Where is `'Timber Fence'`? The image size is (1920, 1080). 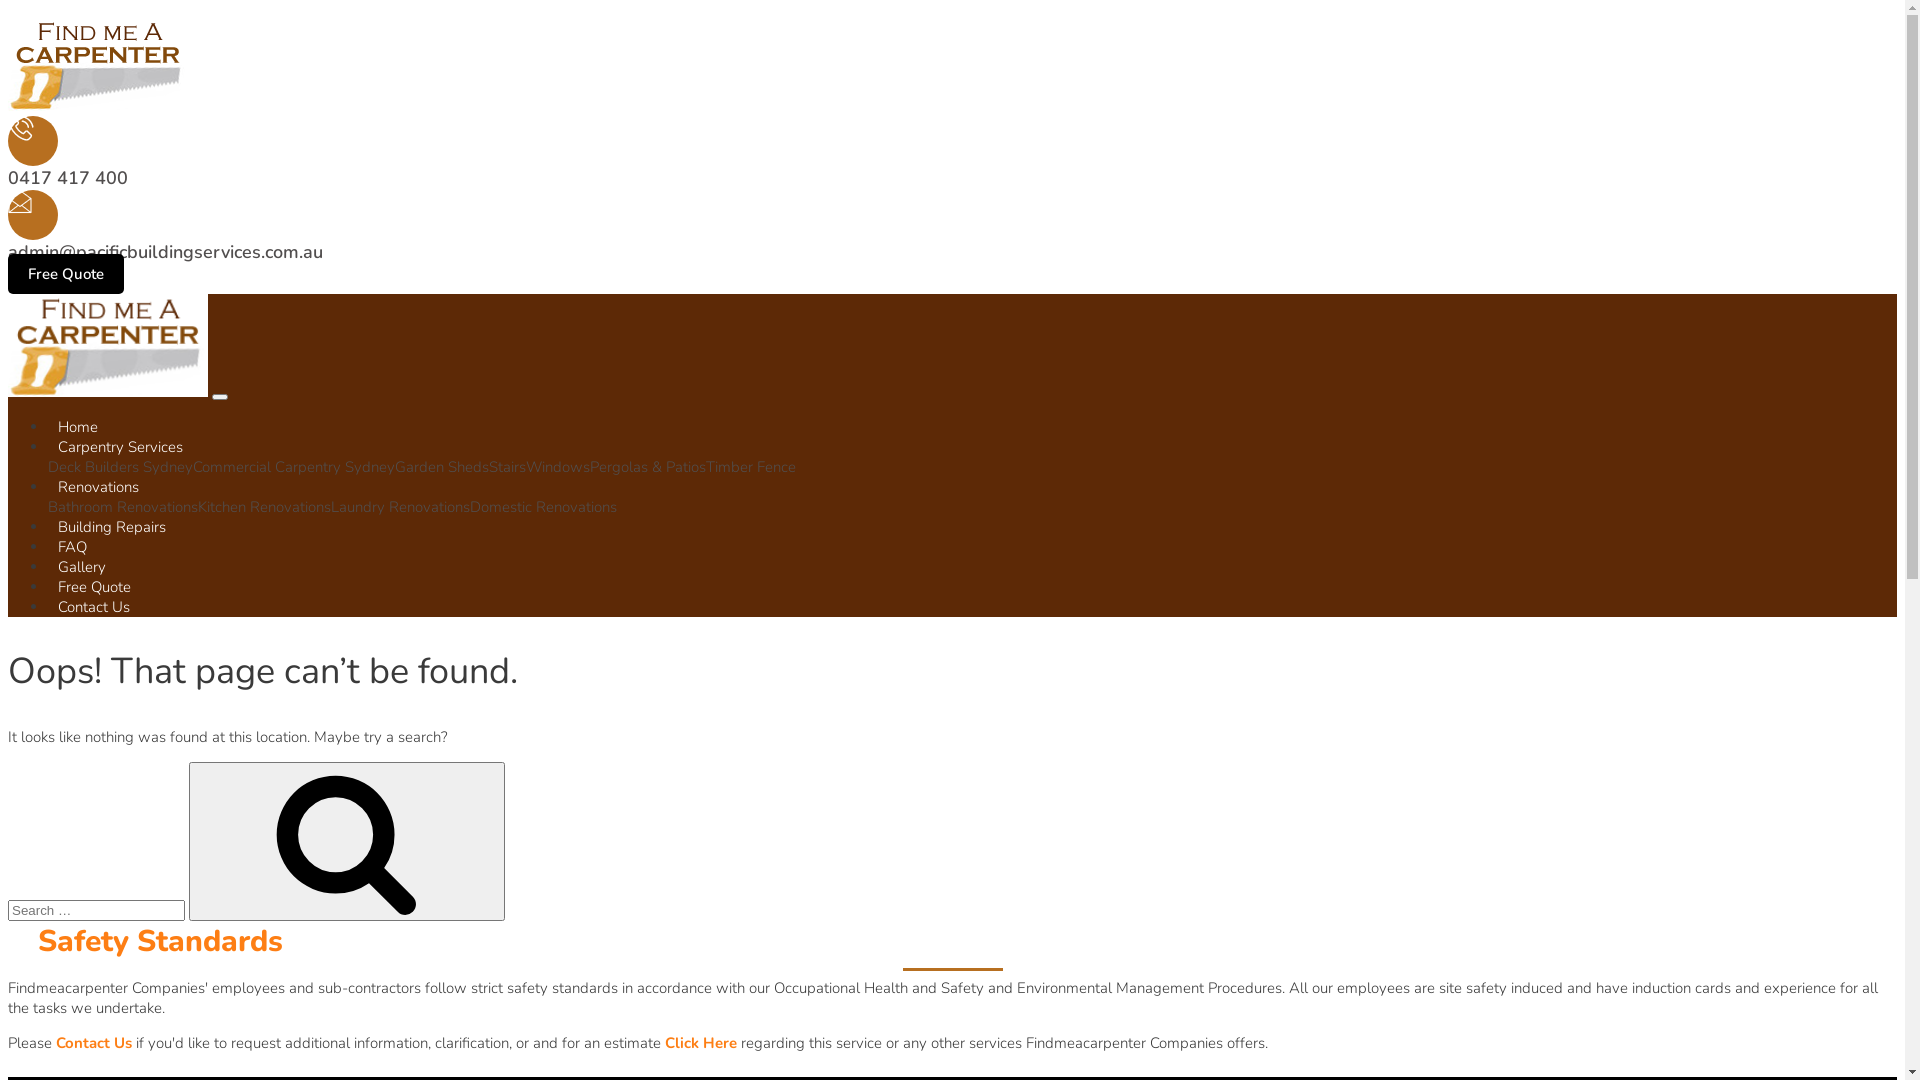 'Timber Fence' is located at coordinates (749, 466).